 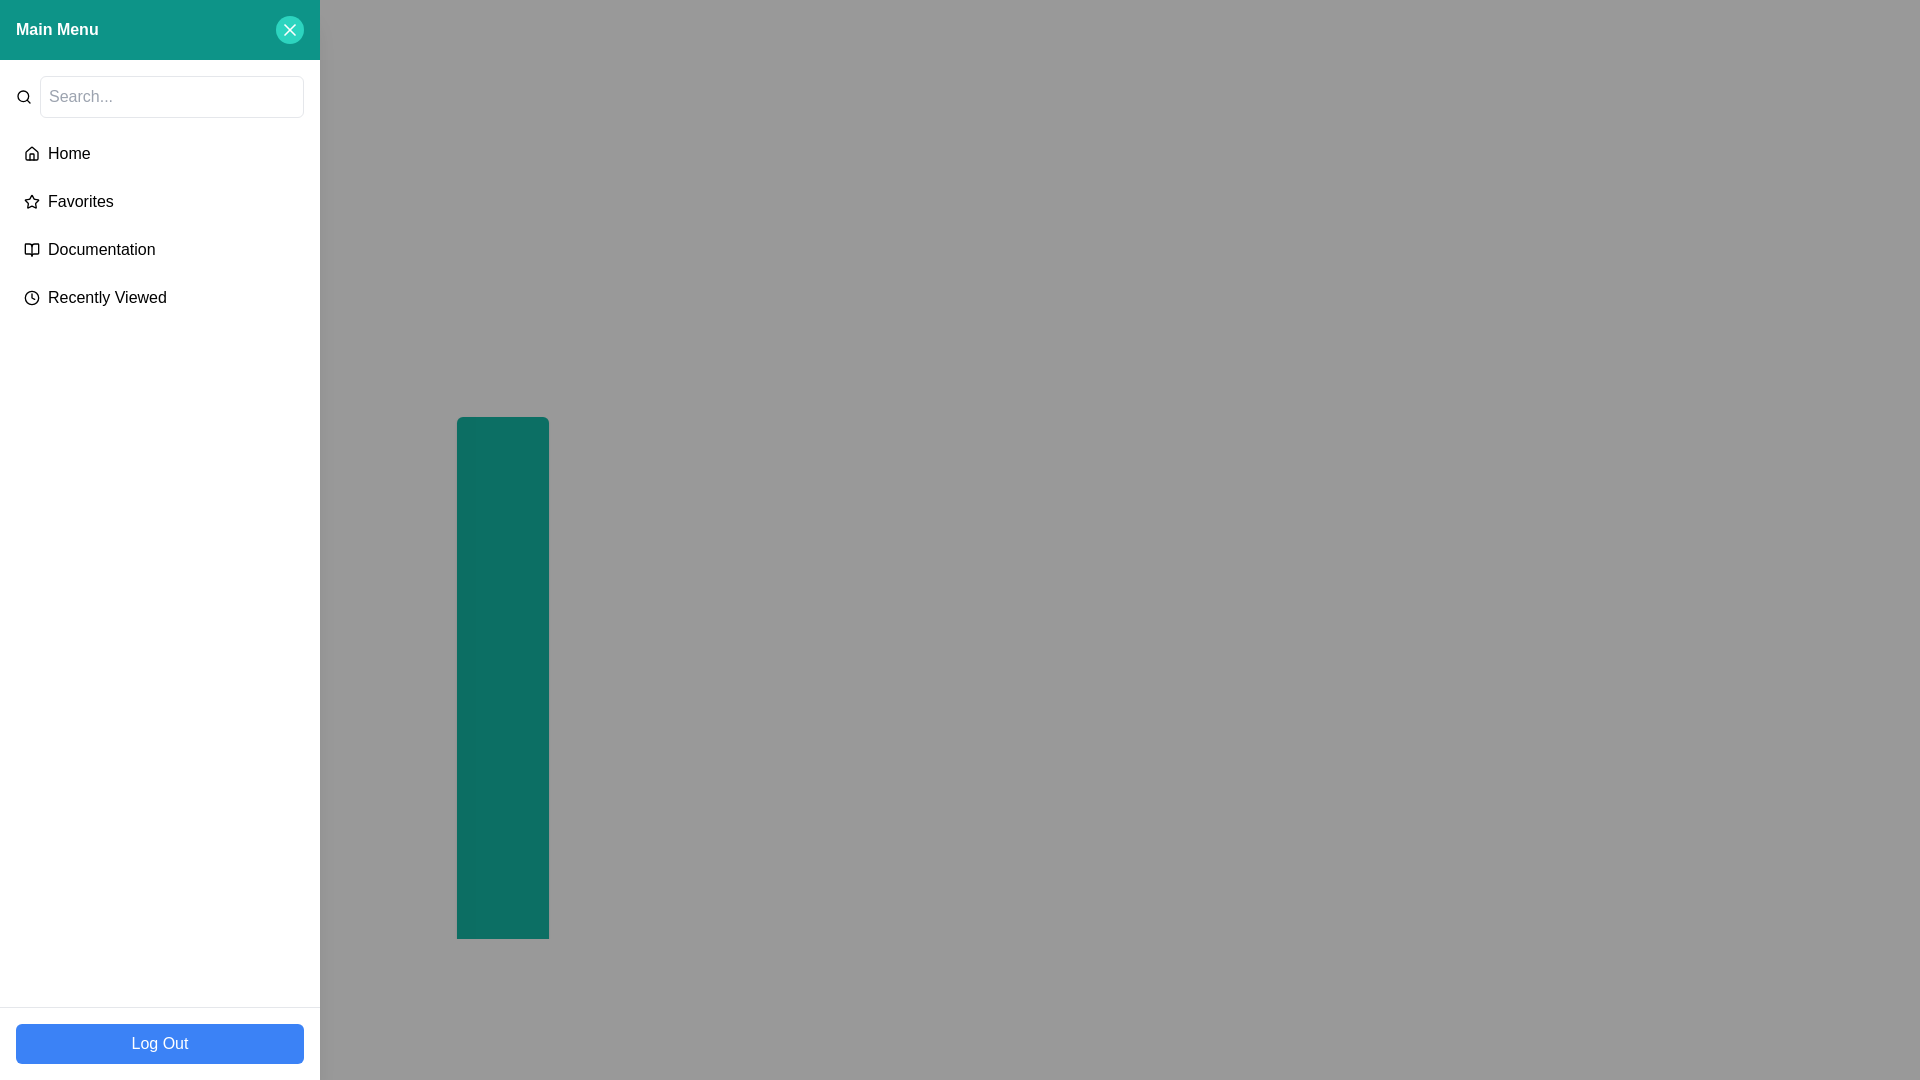 What do you see at coordinates (32, 249) in the screenshot?
I see `the 'Documentation' menu icon located in the left sidebar, positioned between 'Favorites' and 'Recently Viewed'` at bounding box center [32, 249].